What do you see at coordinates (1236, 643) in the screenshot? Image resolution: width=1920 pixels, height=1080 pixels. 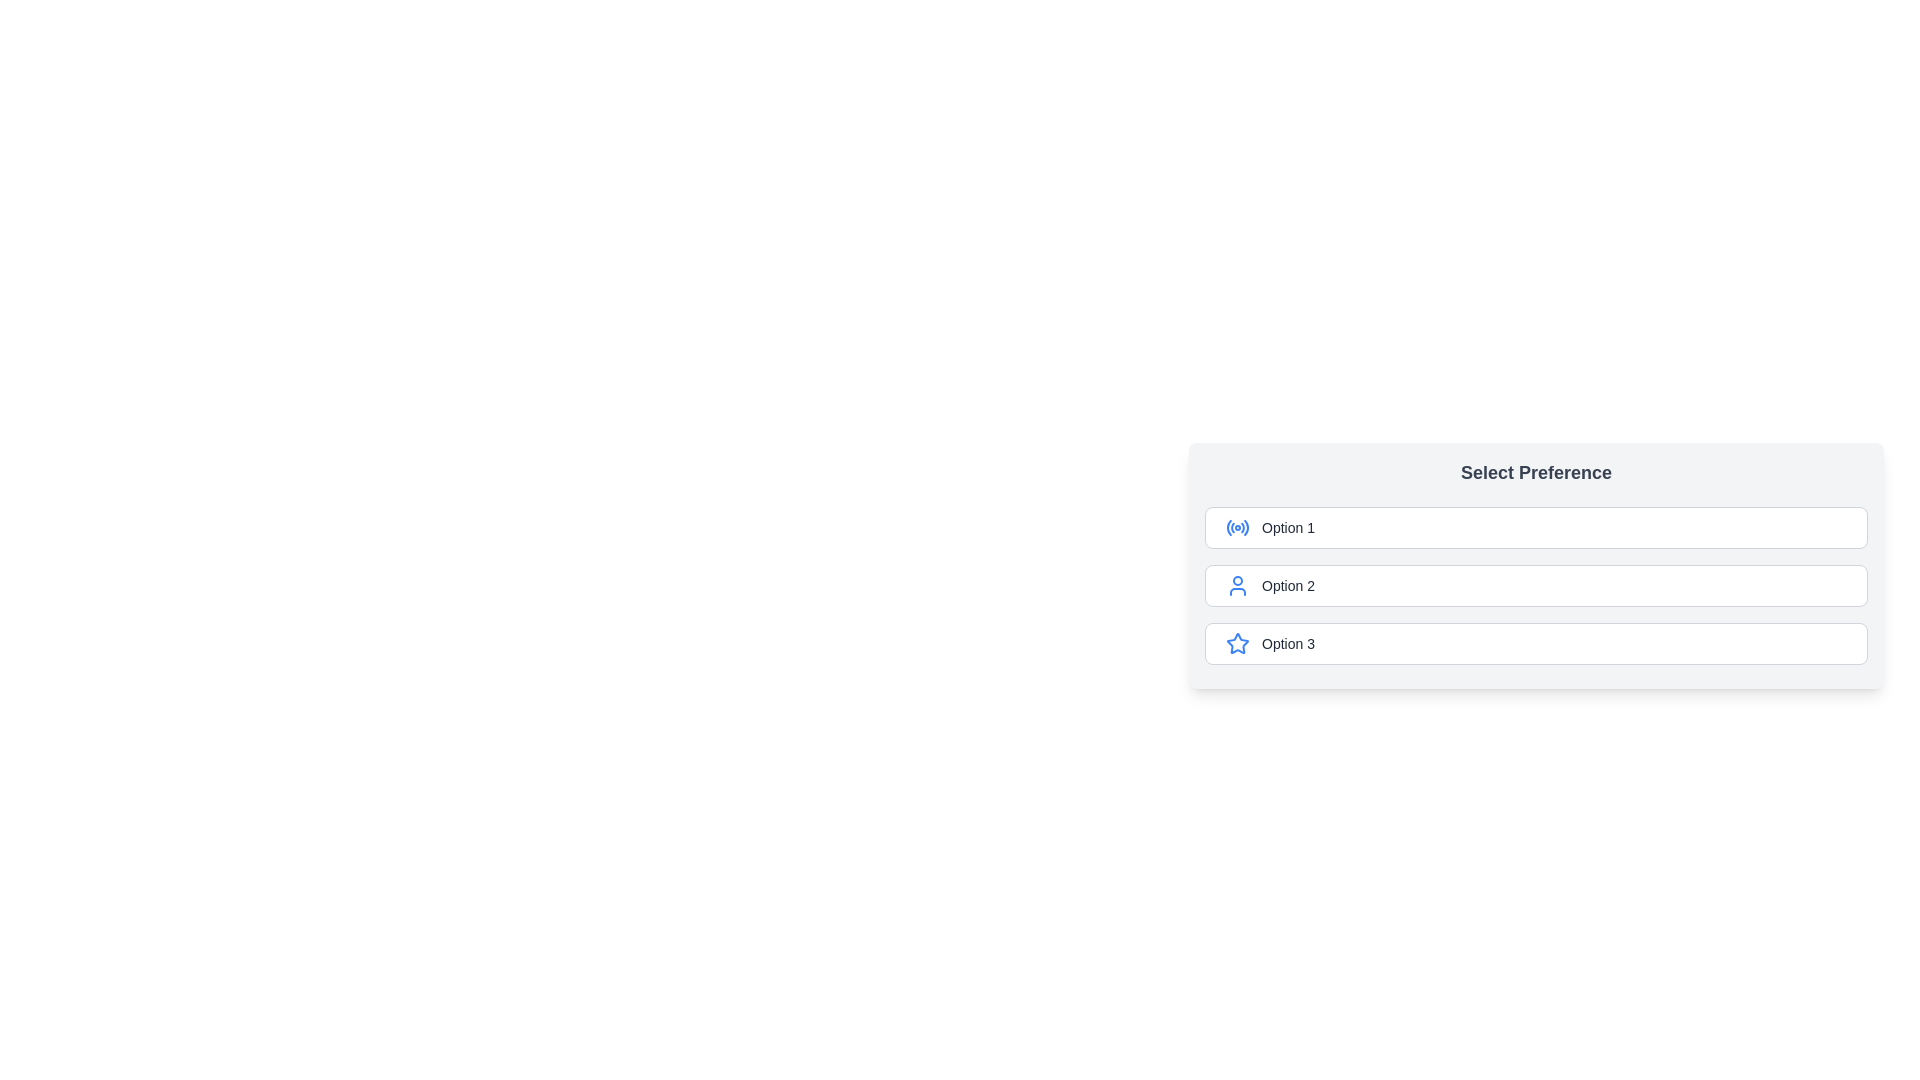 I see `the star icon located in the rightmost section of the interface, specifically inside the third option labeled 'Option 3'` at bounding box center [1236, 643].